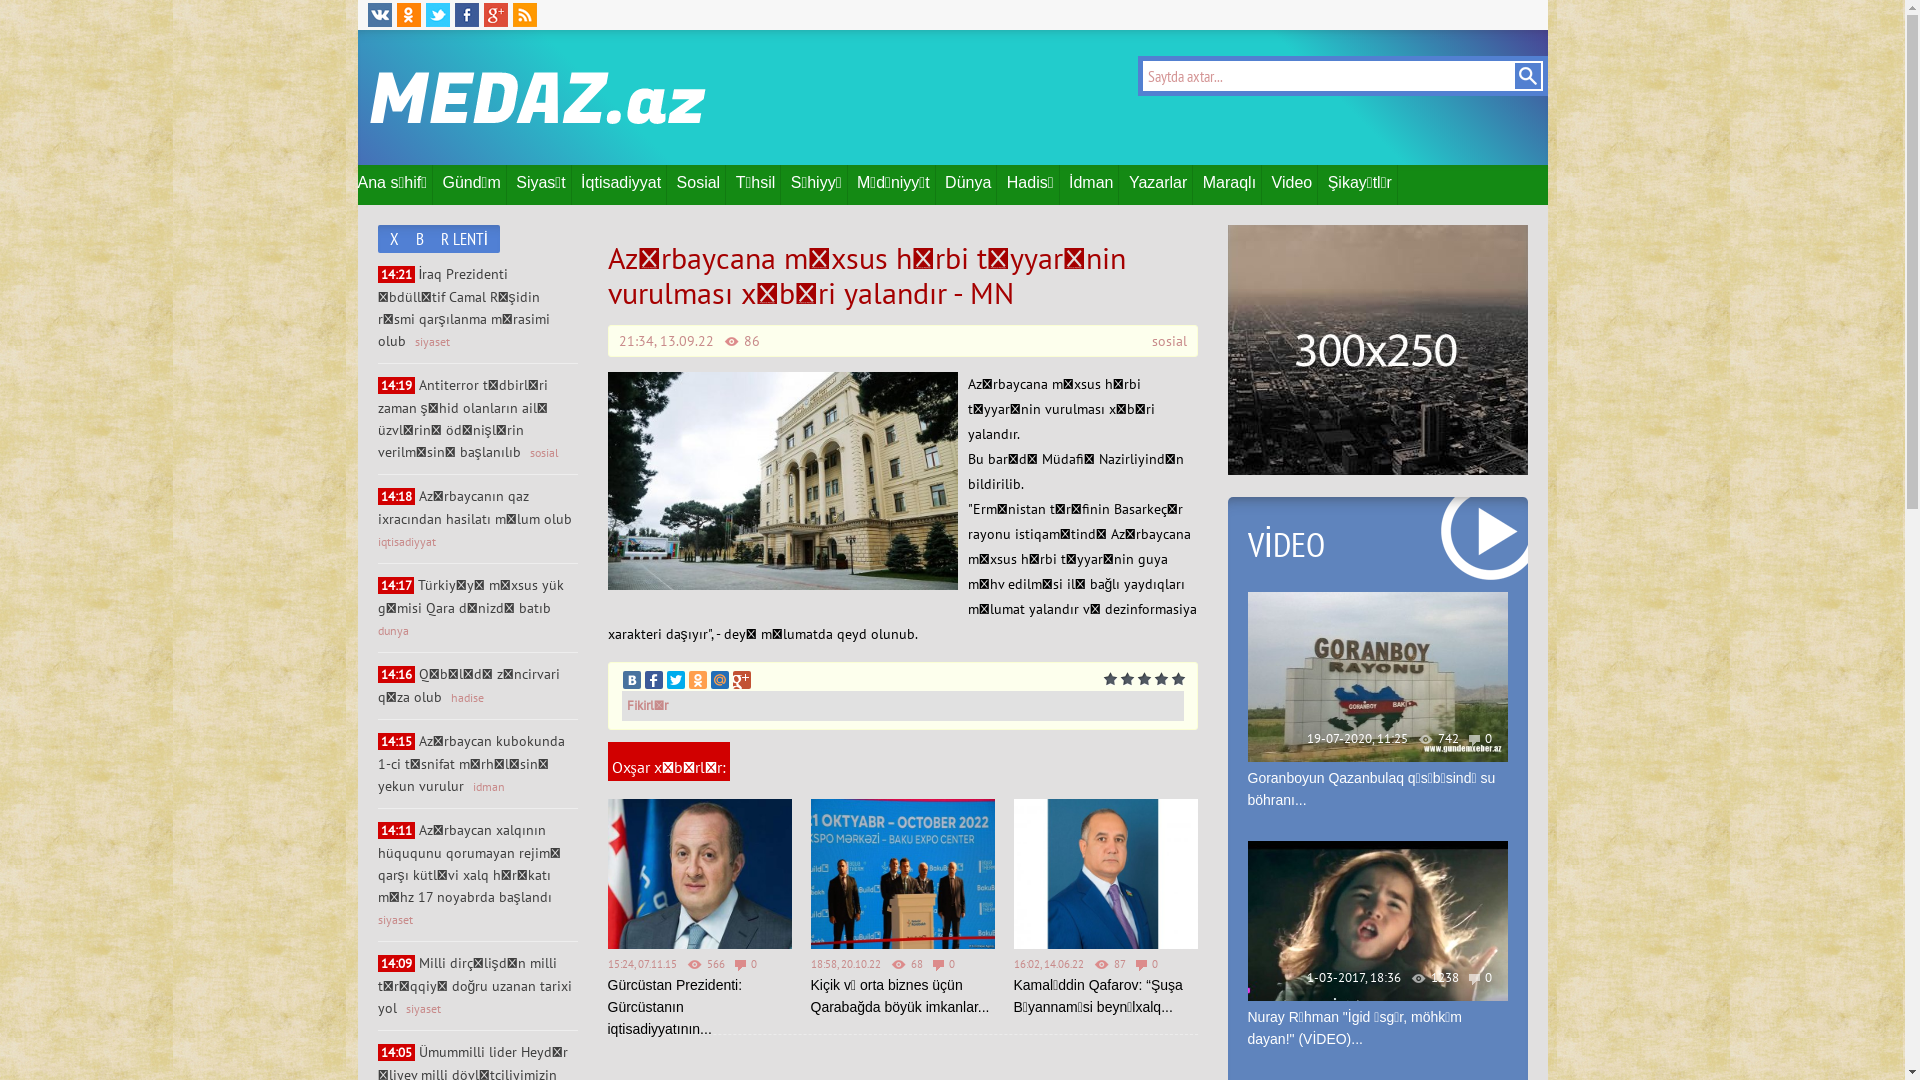 The image size is (1920, 1080). What do you see at coordinates (1178, 678) in the screenshot?
I see `'5'` at bounding box center [1178, 678].